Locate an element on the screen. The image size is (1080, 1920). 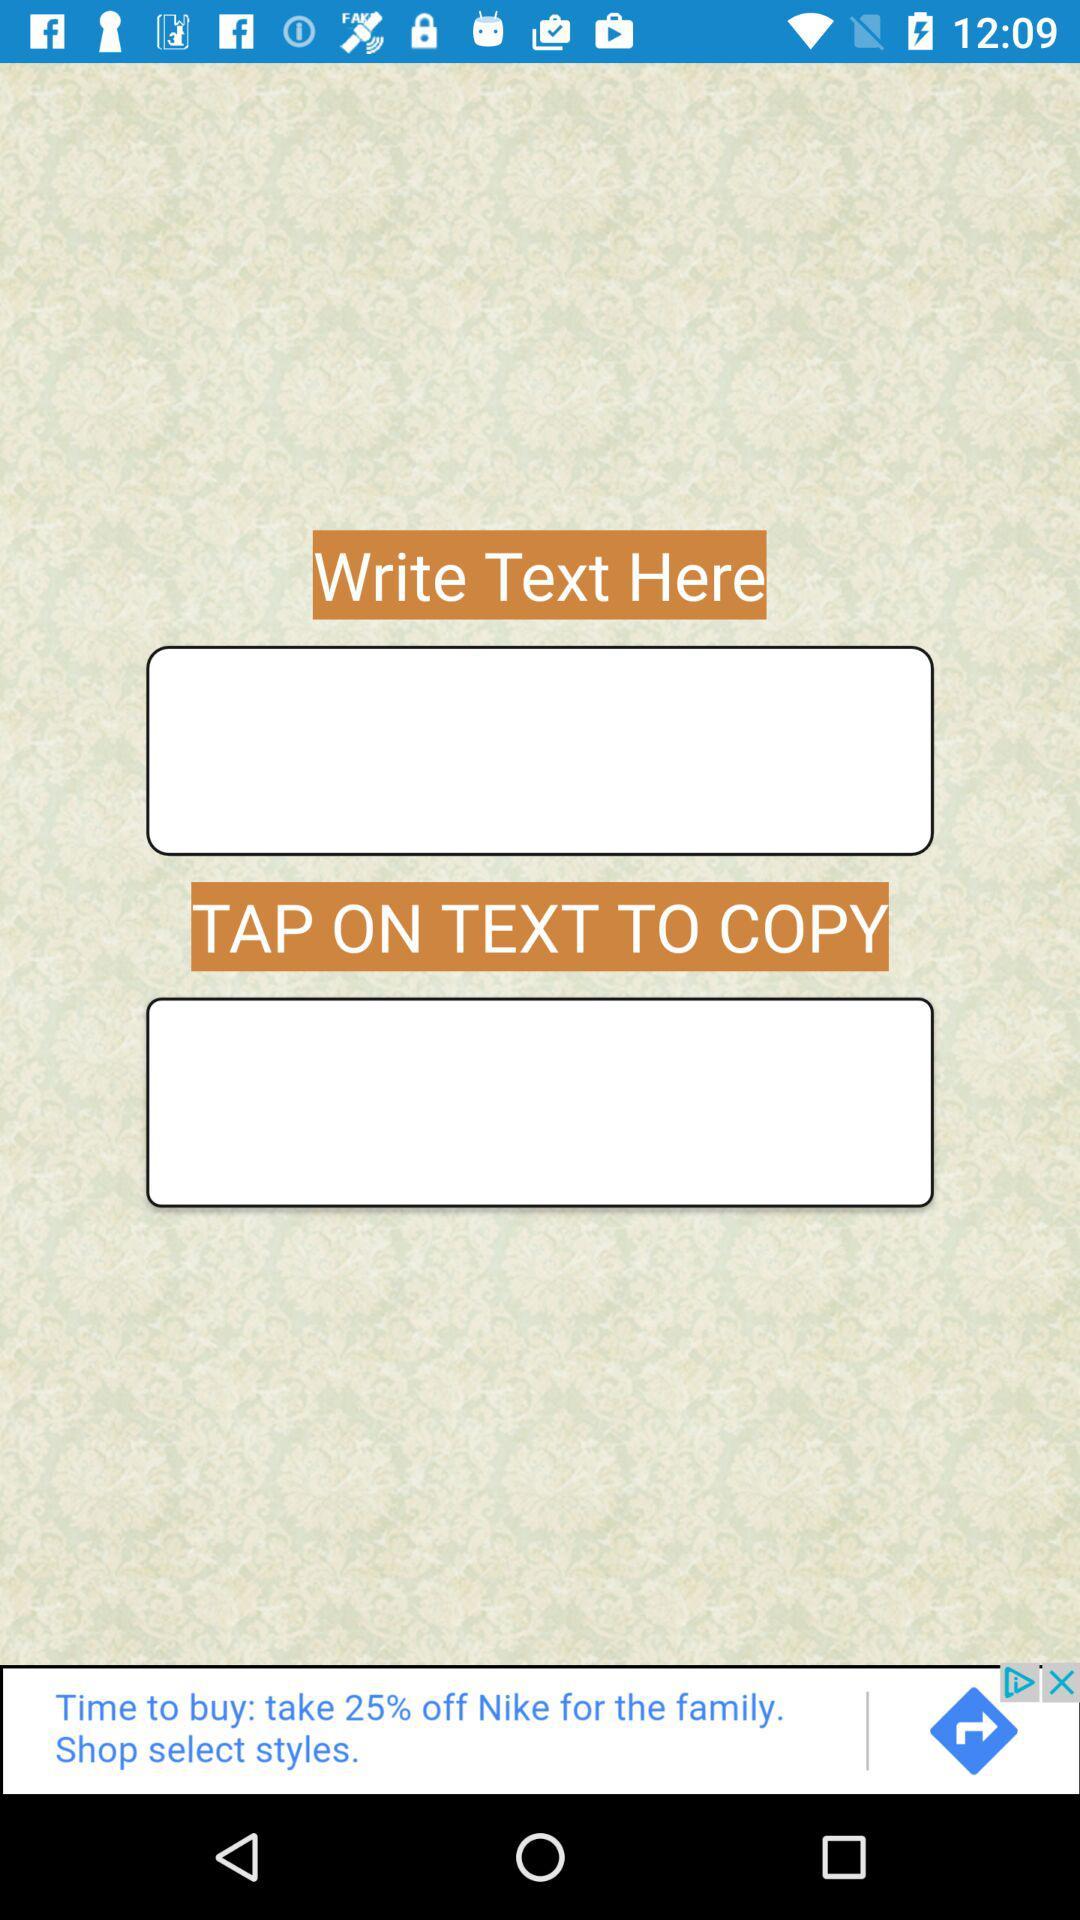
tap on text to copy is located at coordinates (540, 1101).